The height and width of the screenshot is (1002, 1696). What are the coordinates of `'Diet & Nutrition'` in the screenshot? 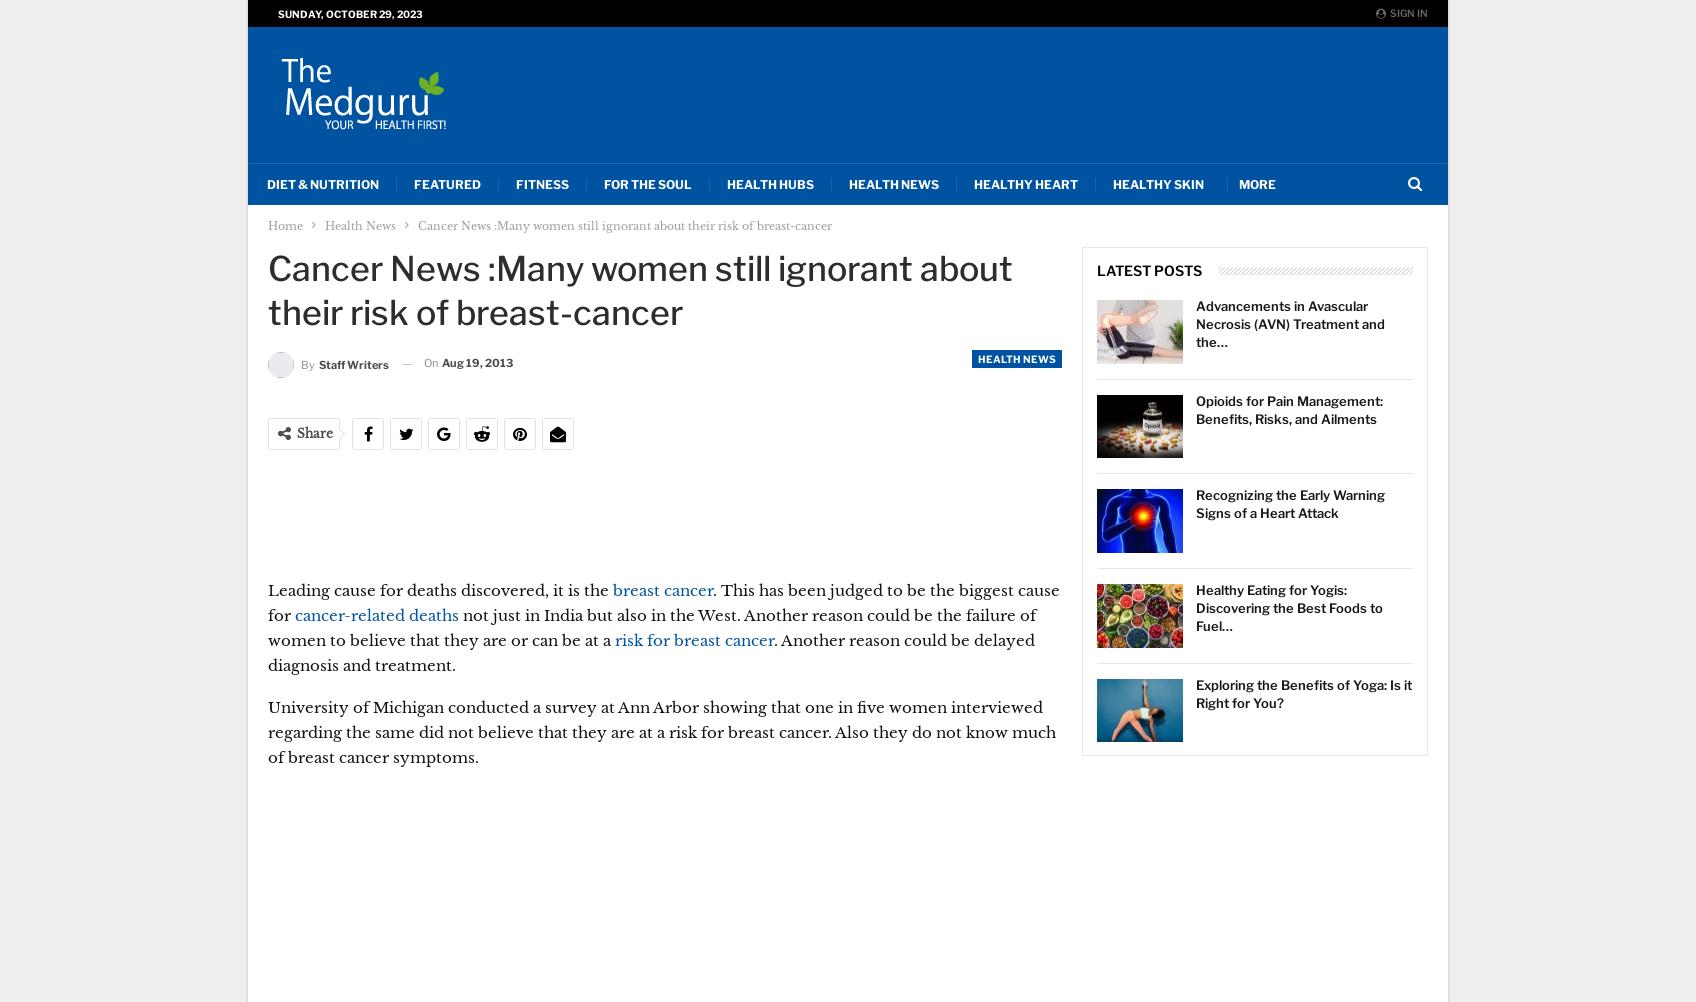 It's located at (265, 184).